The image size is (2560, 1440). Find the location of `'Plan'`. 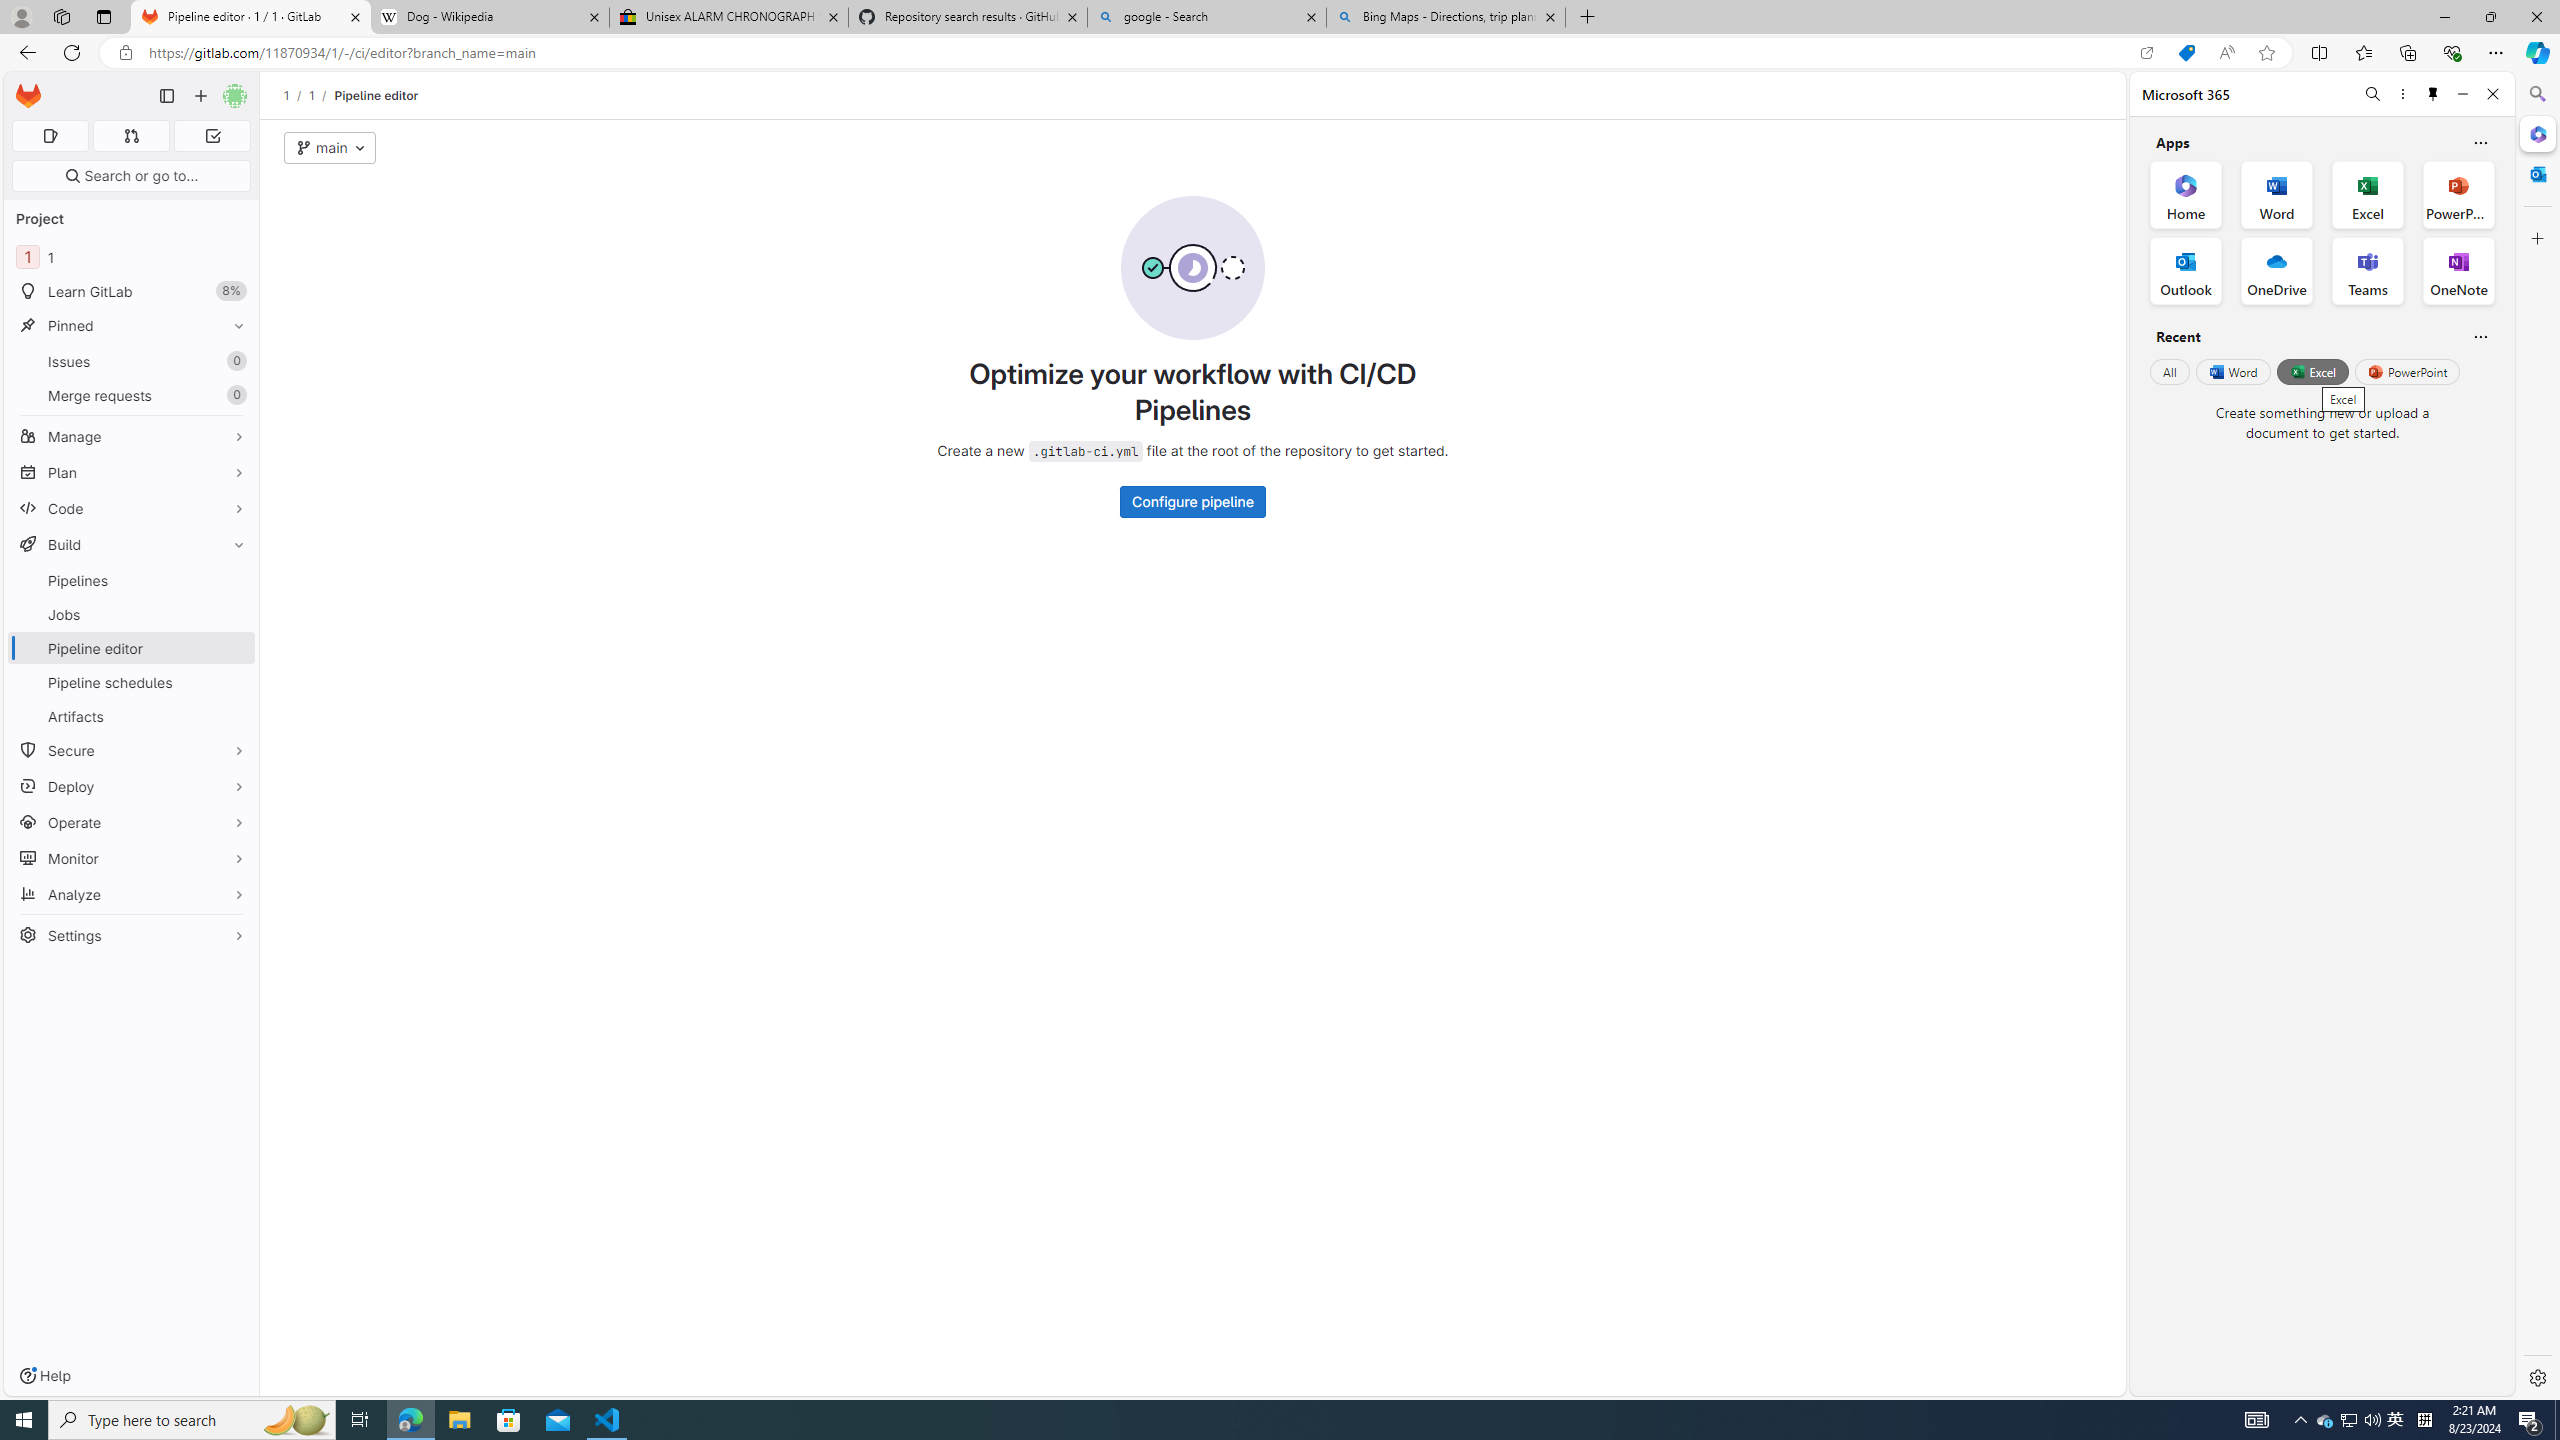

'Plan' is located at coordinates (130, 472).